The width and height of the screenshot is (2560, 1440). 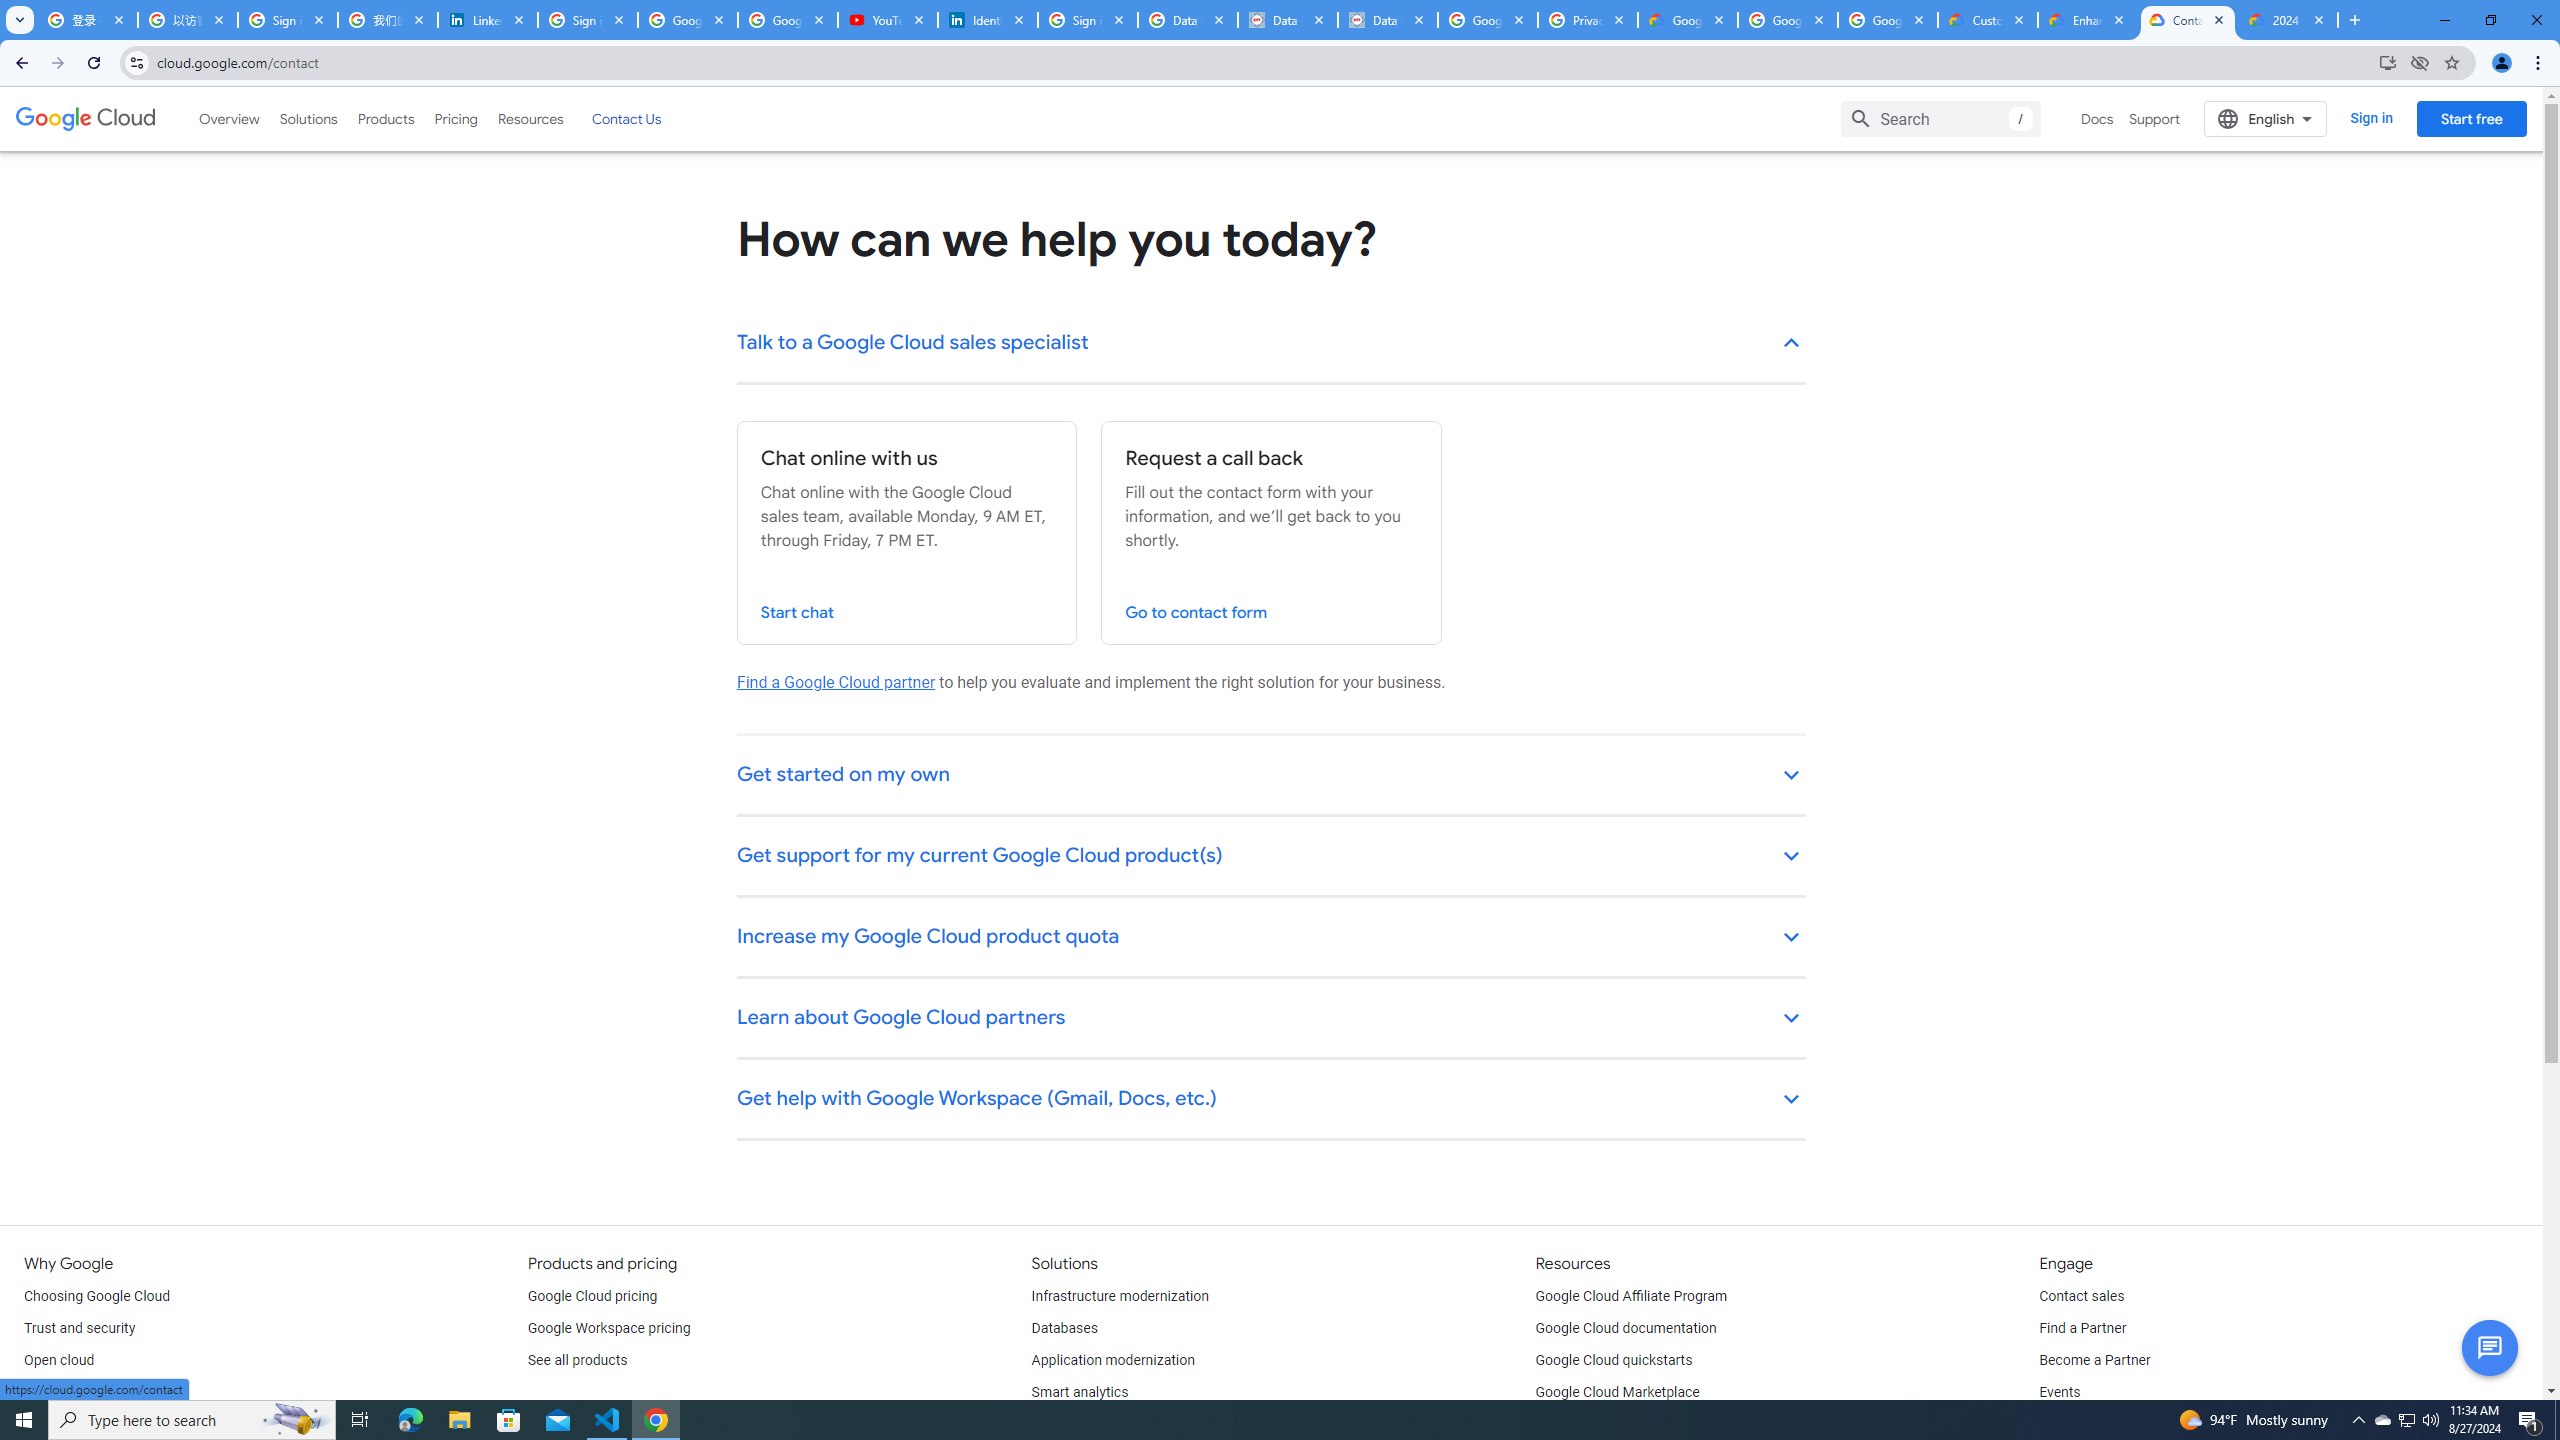 What do you see at coordinates (2502, 62) in the screenshot?
I see `'You'` at bounding box center [2502, 62].